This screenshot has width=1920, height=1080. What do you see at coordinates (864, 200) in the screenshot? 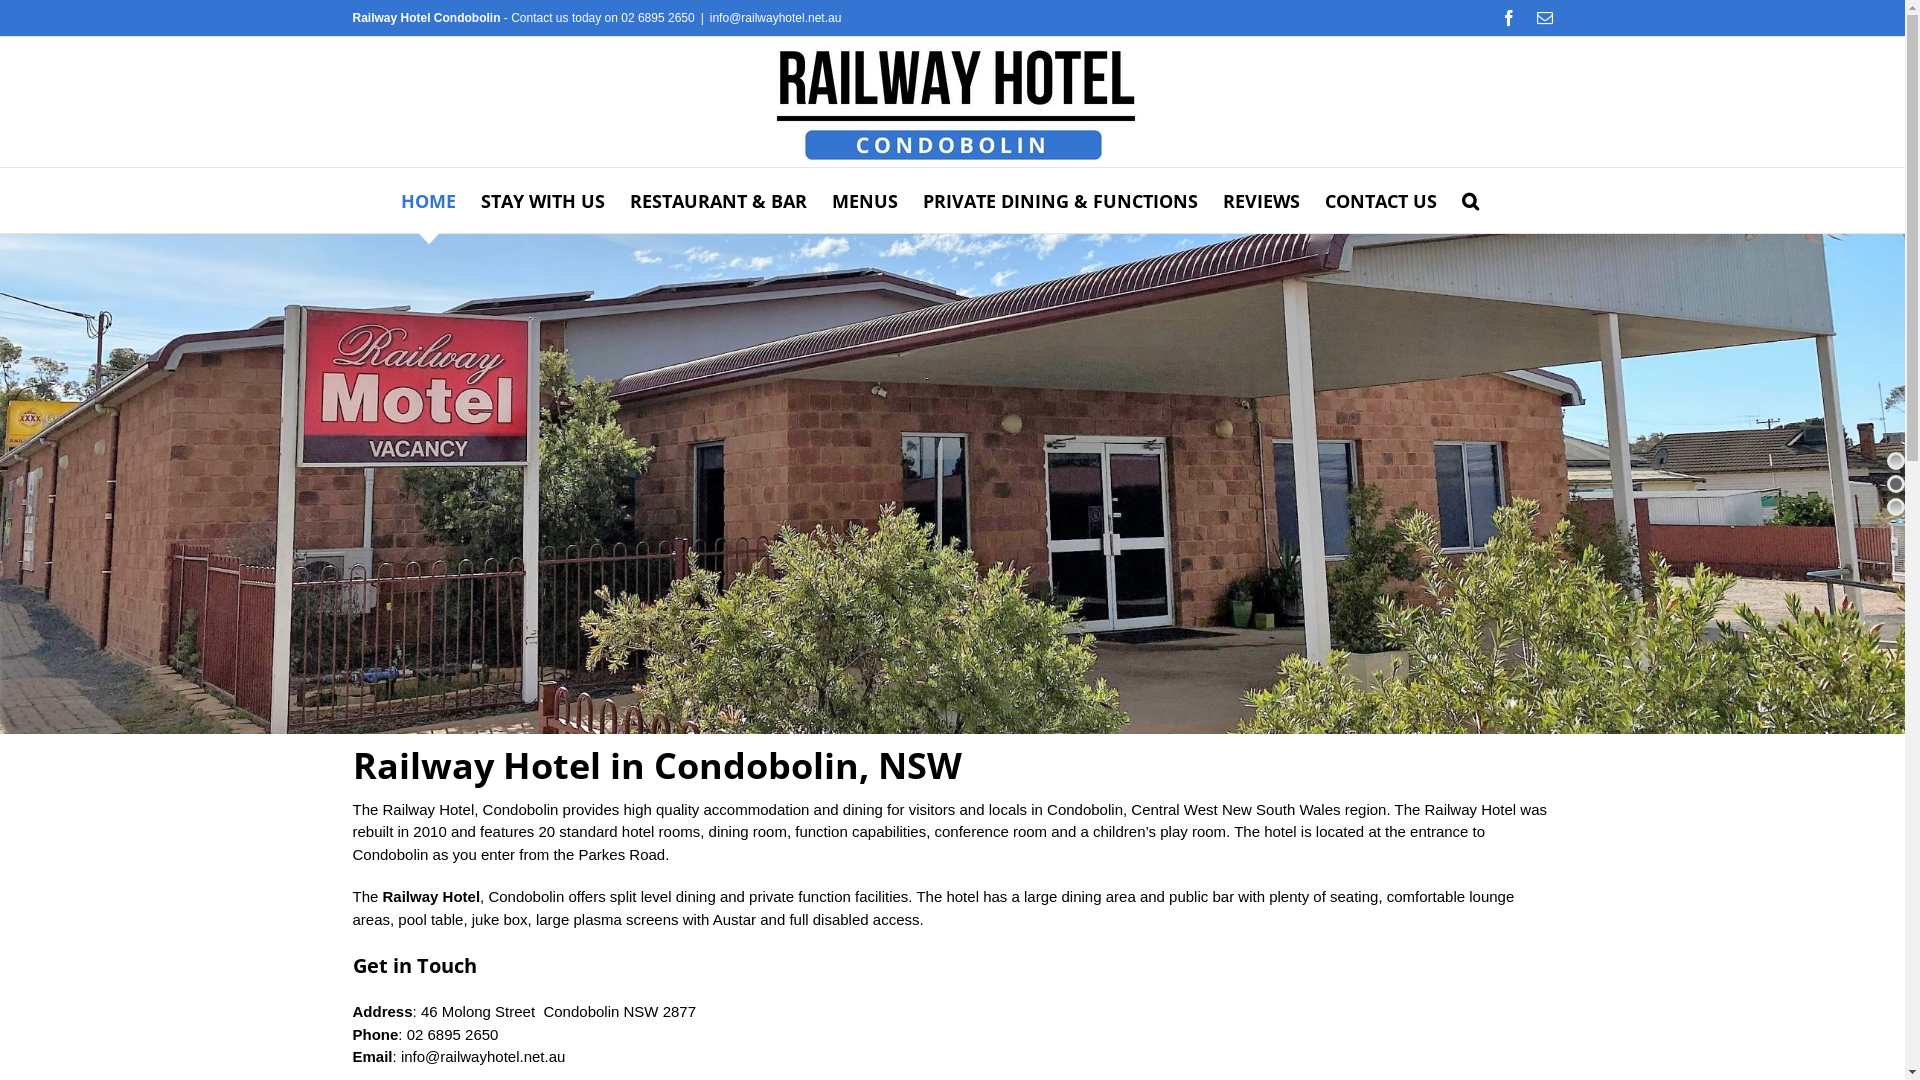
I see `'MENUS'` at bounding box center [864, 200].